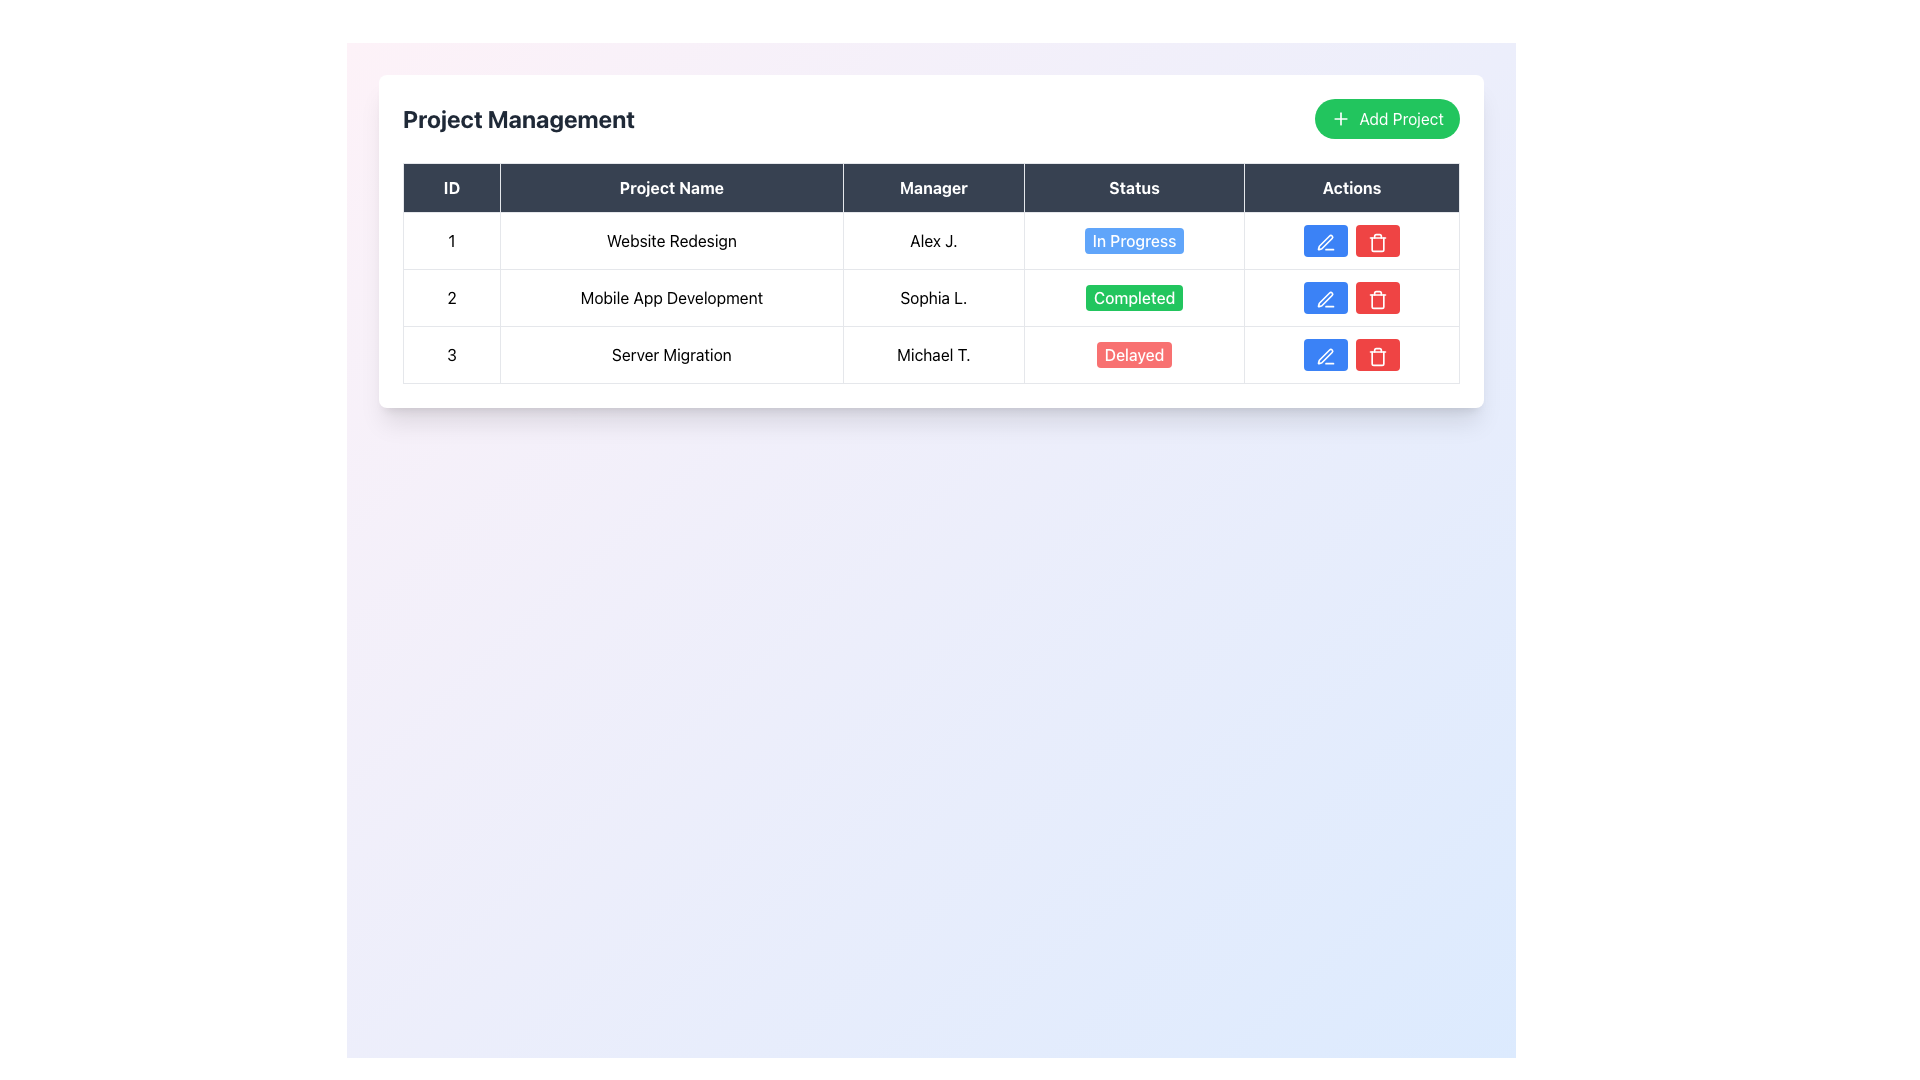 This screenshot has height=1080, width=1920. I want to click on the red button labeled 'Delayed' with white text, located in the 'Status' column of the third row in the table for the 'Server Migration' project managed by 'Michael T.', so click(1134, 353).